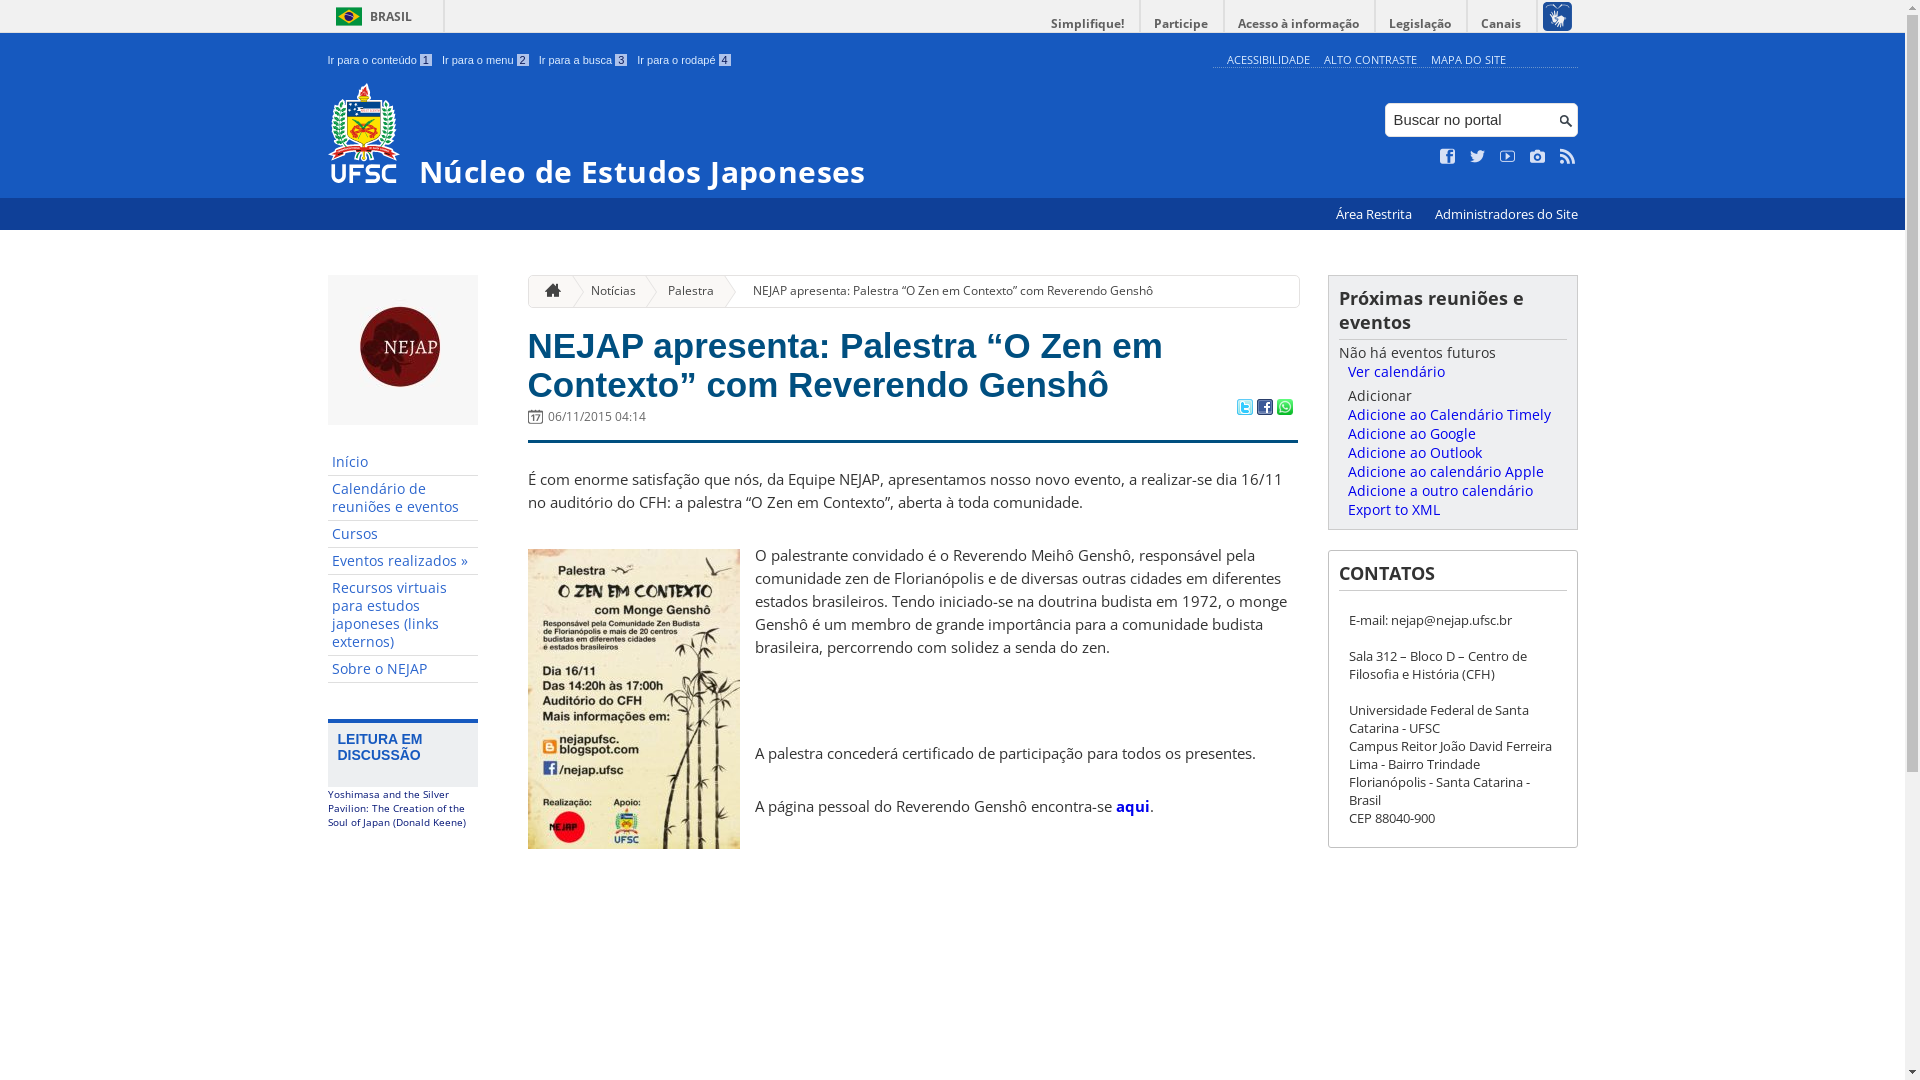 The width and height of the screenshot is (1920, 1080). What do you see at coordinates (1140, 23) in the screenshot?
I see `'Participe'` at bounding box center [1140, 23].